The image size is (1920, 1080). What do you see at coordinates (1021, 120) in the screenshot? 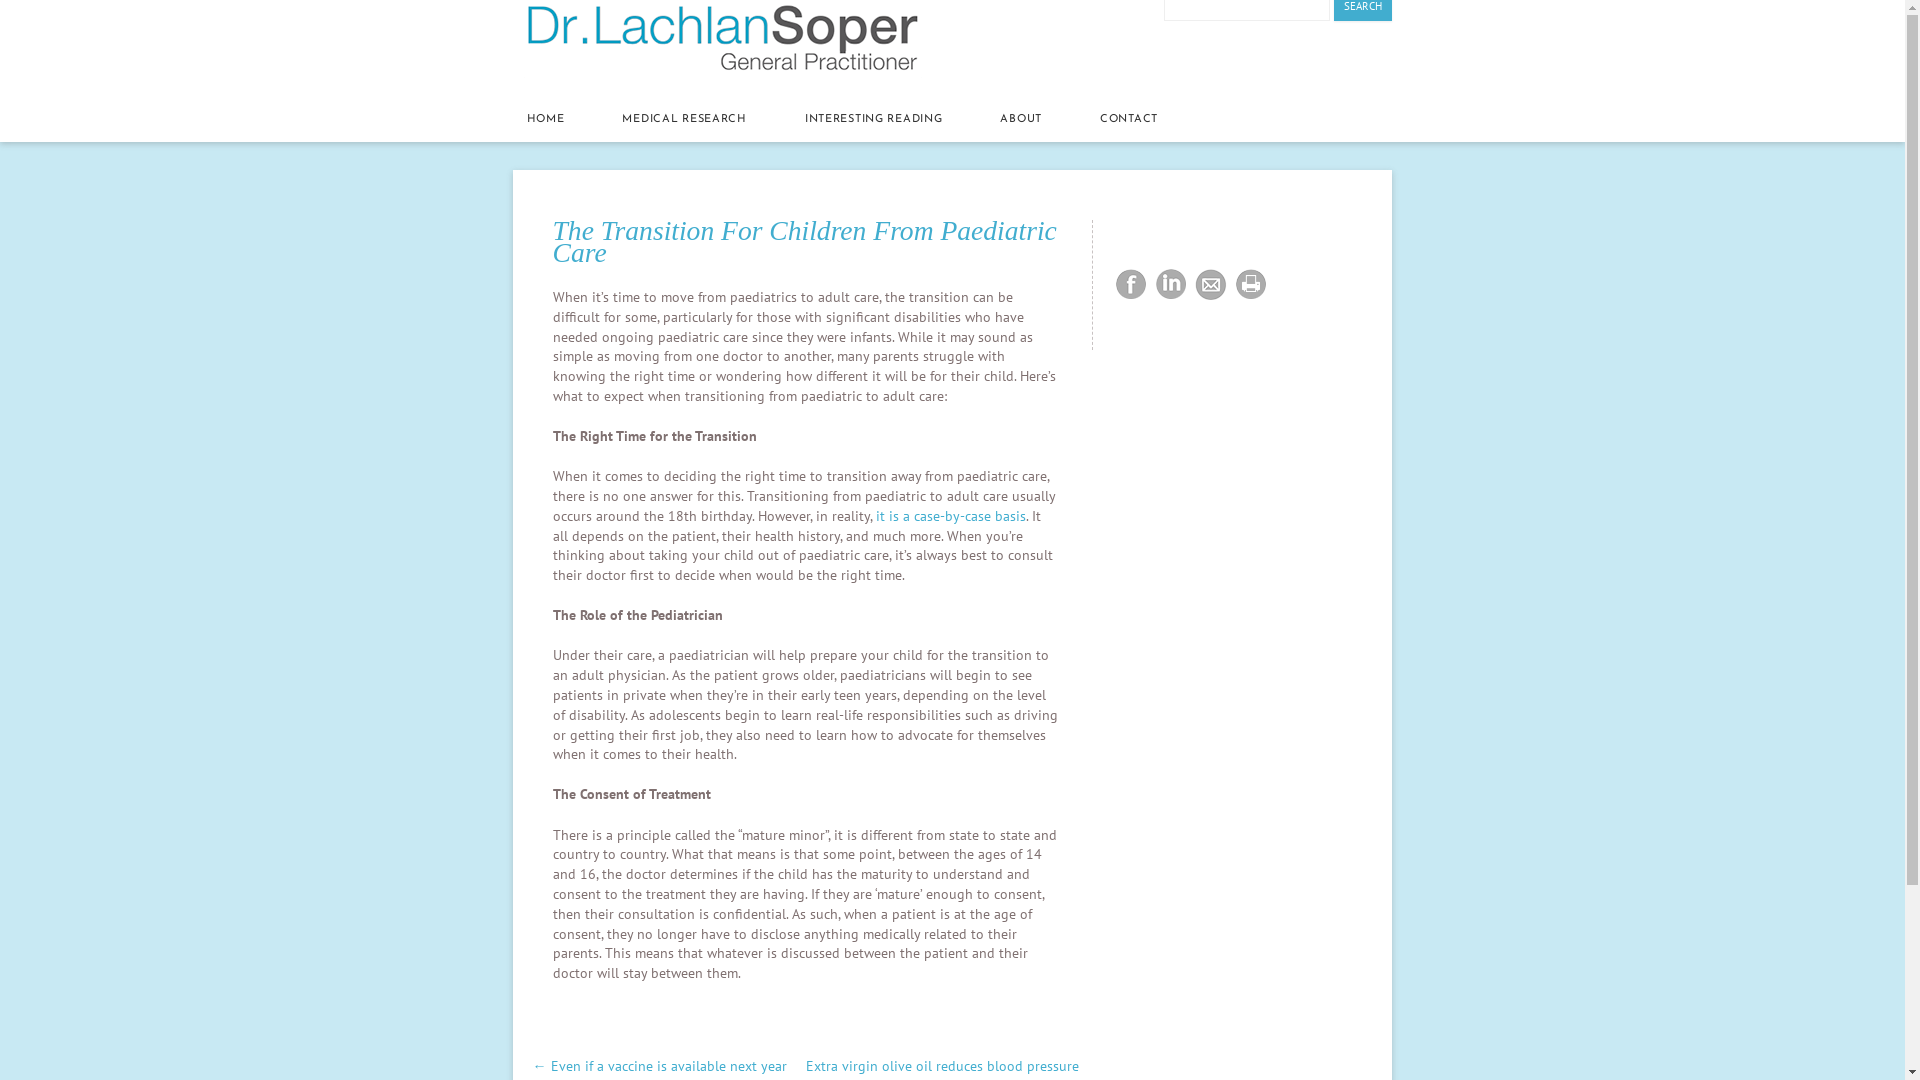
I see `'ABOUT'` at bounding box center [1021, 120].